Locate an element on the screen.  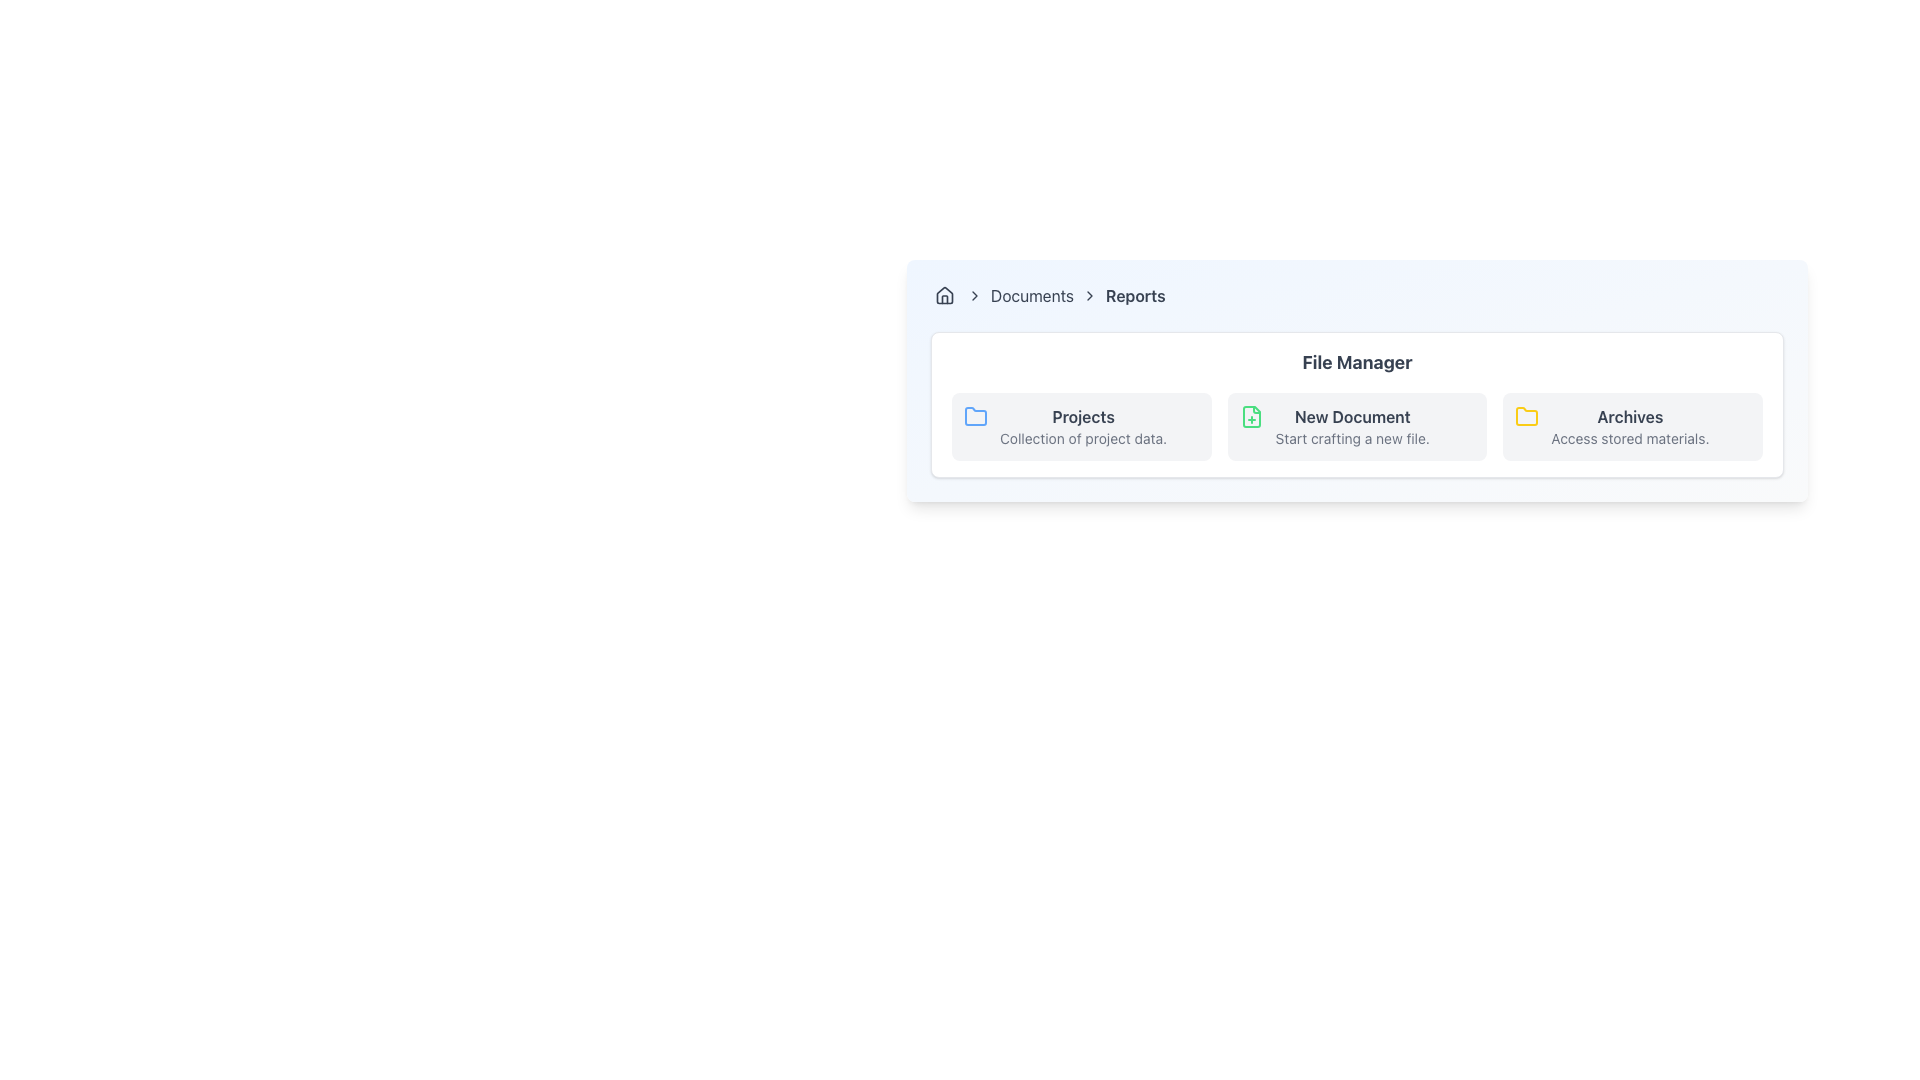
the third right-facing chevron icon in the breadcrumb navigation bar, located between the 'Documents' and 'Reports' text items is located at coordinates (1088, 296).